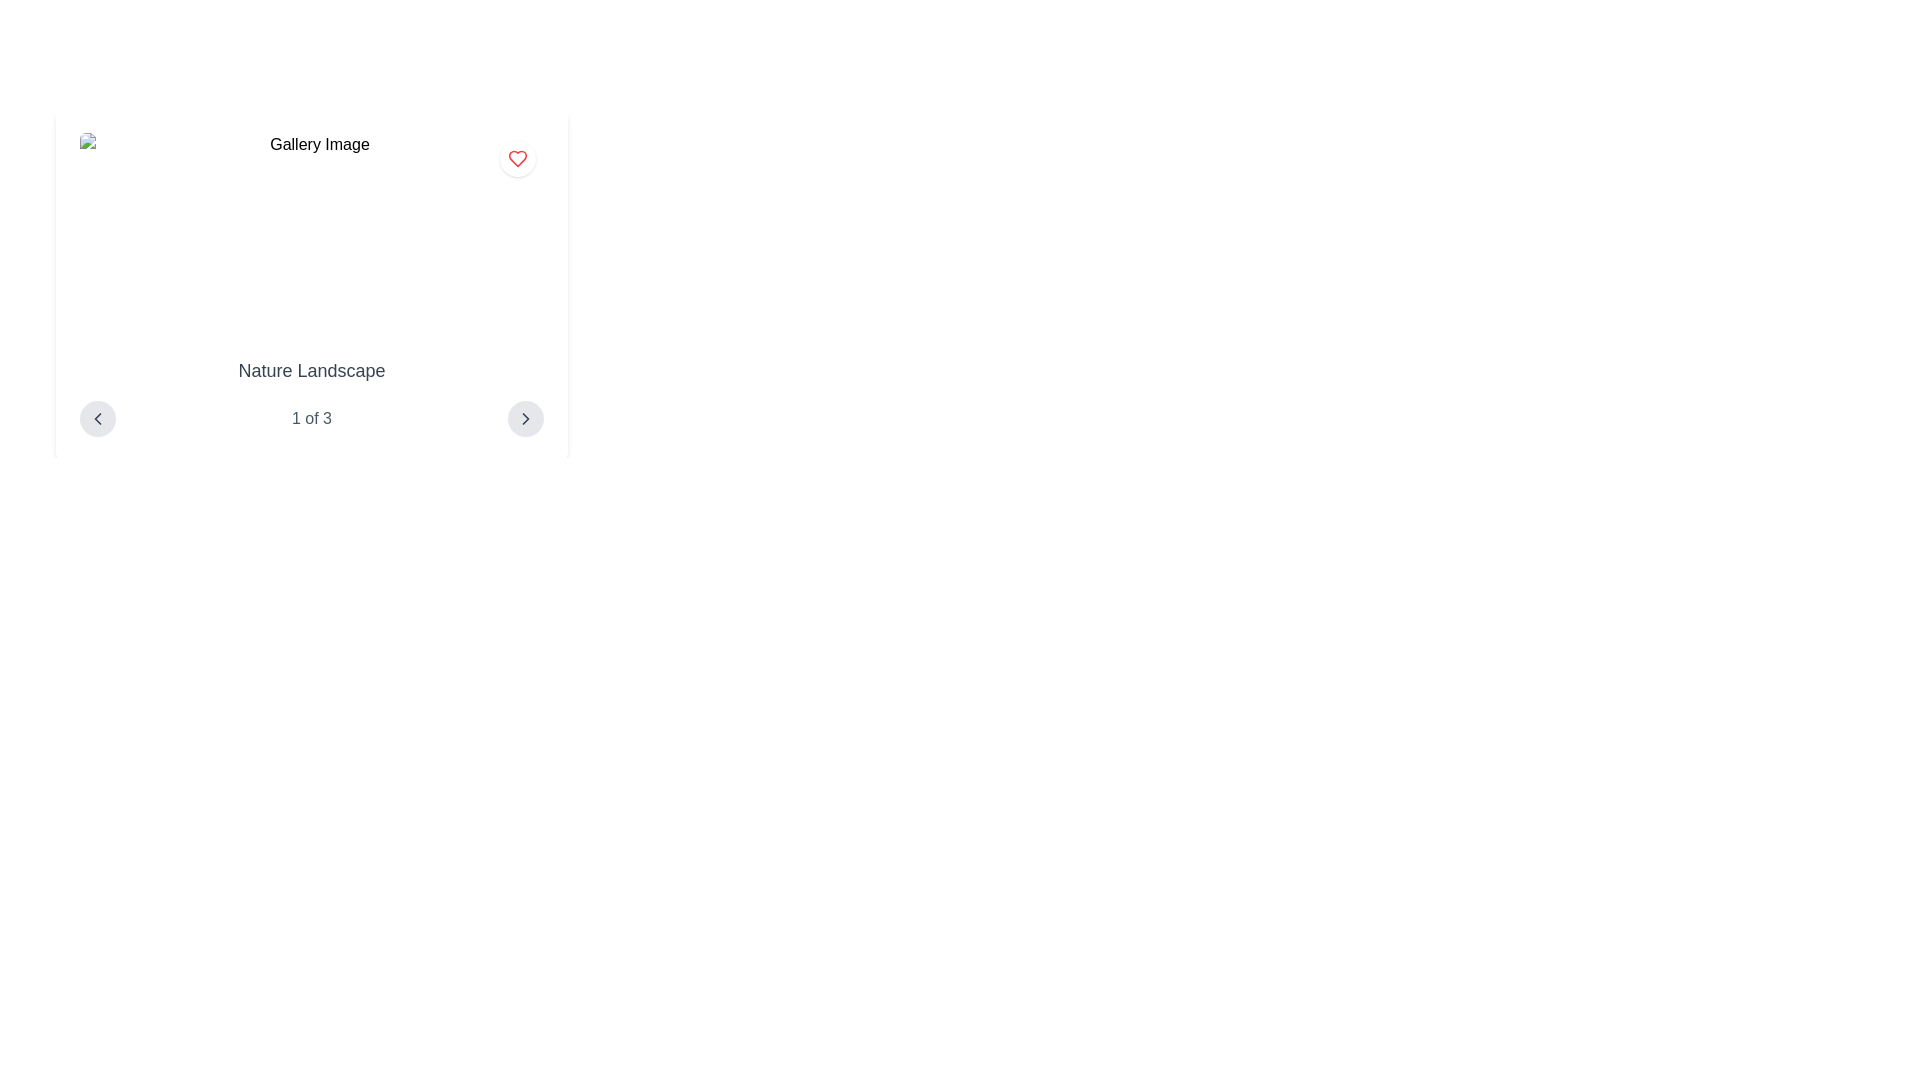 Image resolution: width=1920 pixels, height=1080 pixels. Describe the element at coordinates (525, 418) in the screenshot. I see `the right-pointing chevron icon located within the circular button at the lower right corner of the card-like component in the gallery interface` at that location.